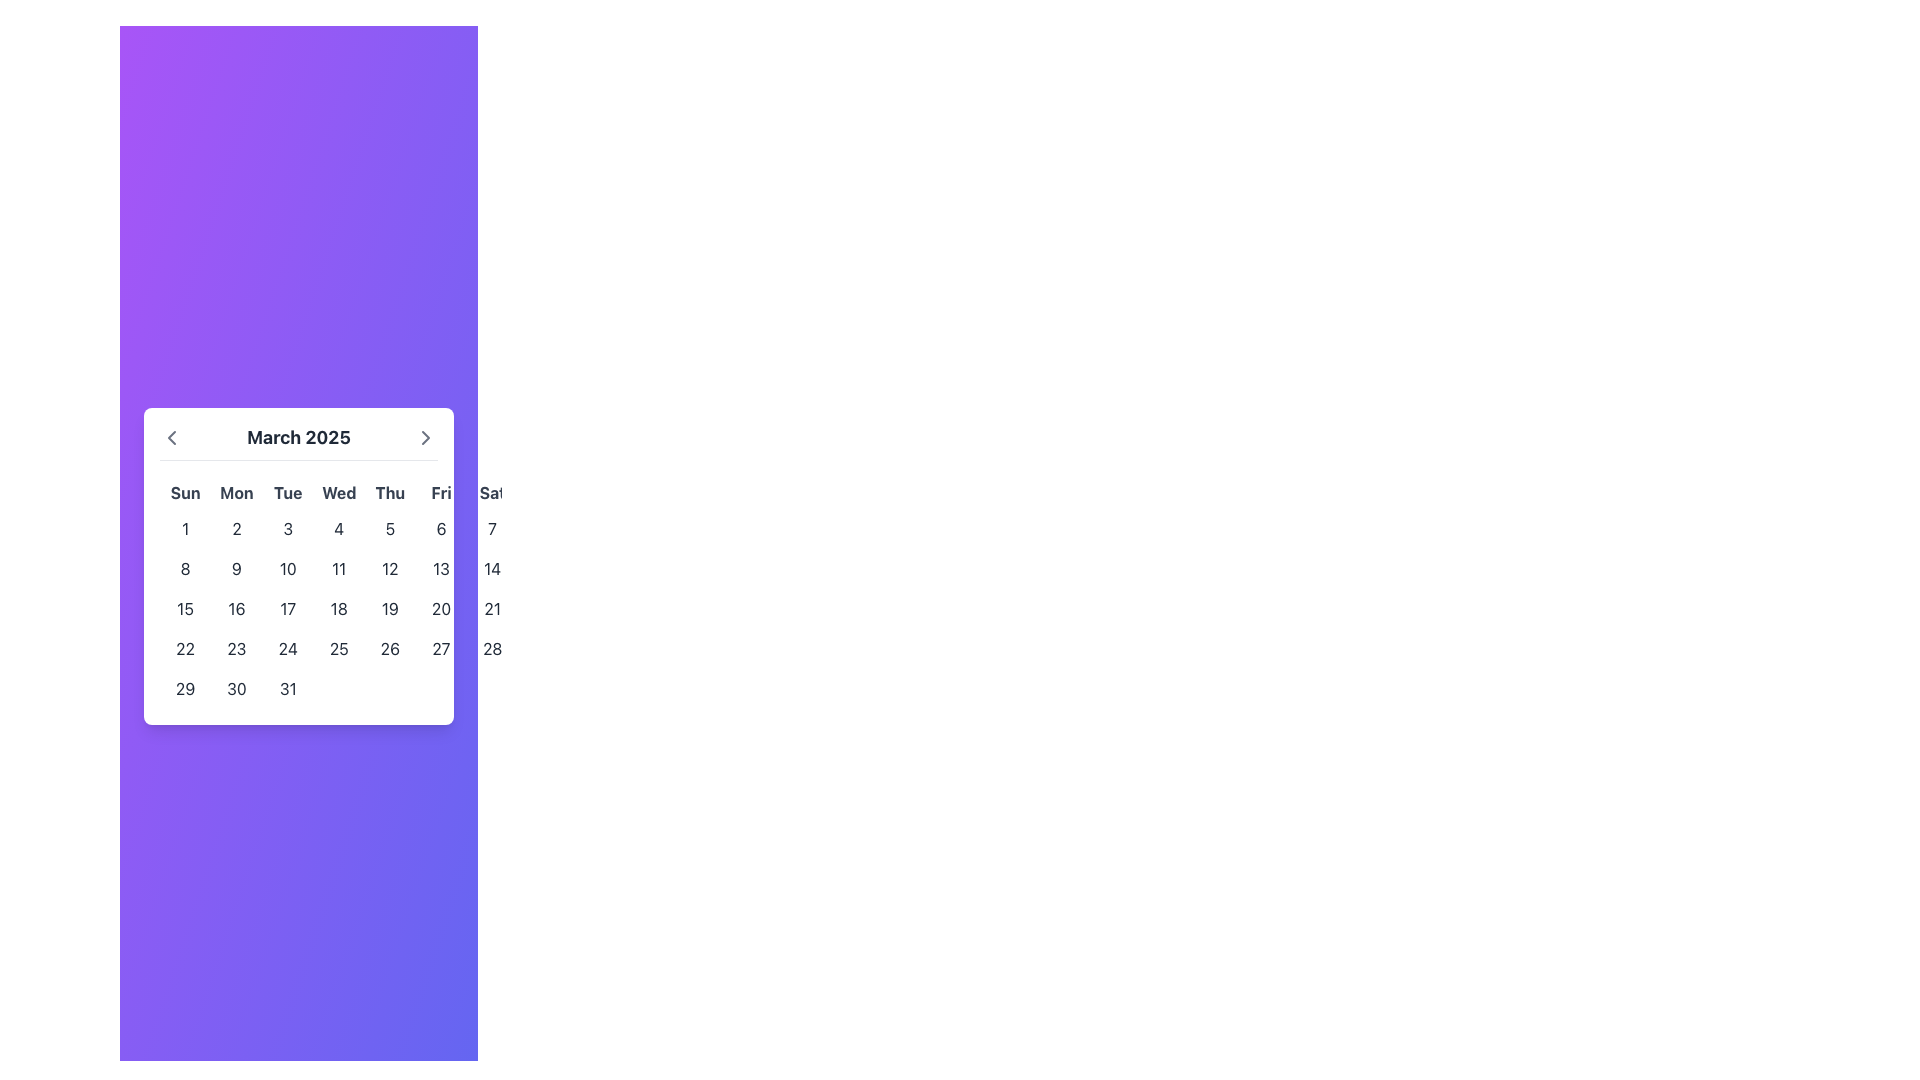 The width and height of the screenshot is (1920, 1080). Describe the element at coordinates (185, 687) in the screenshot. I see `the calendar date cell representing the date '29'` at that location.